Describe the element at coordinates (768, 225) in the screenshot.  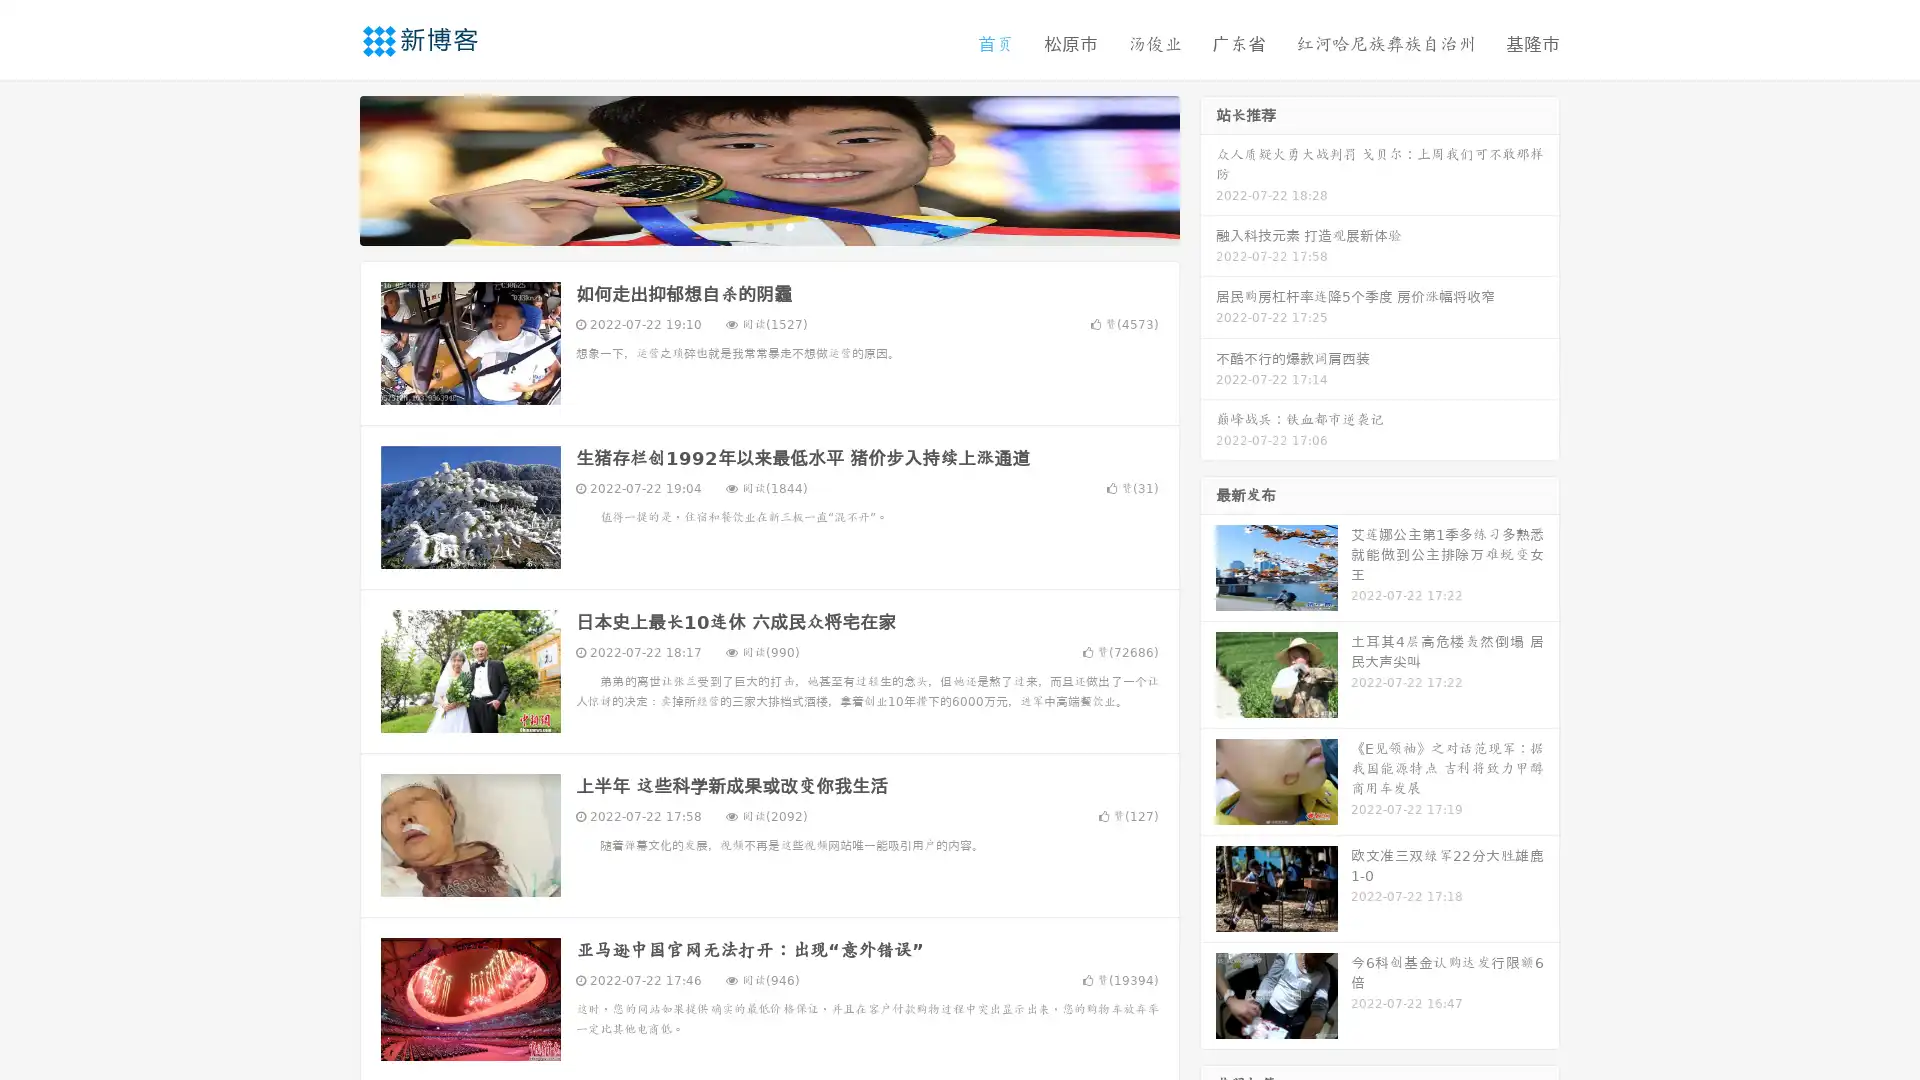
I see `Go to slide 2` at that location.